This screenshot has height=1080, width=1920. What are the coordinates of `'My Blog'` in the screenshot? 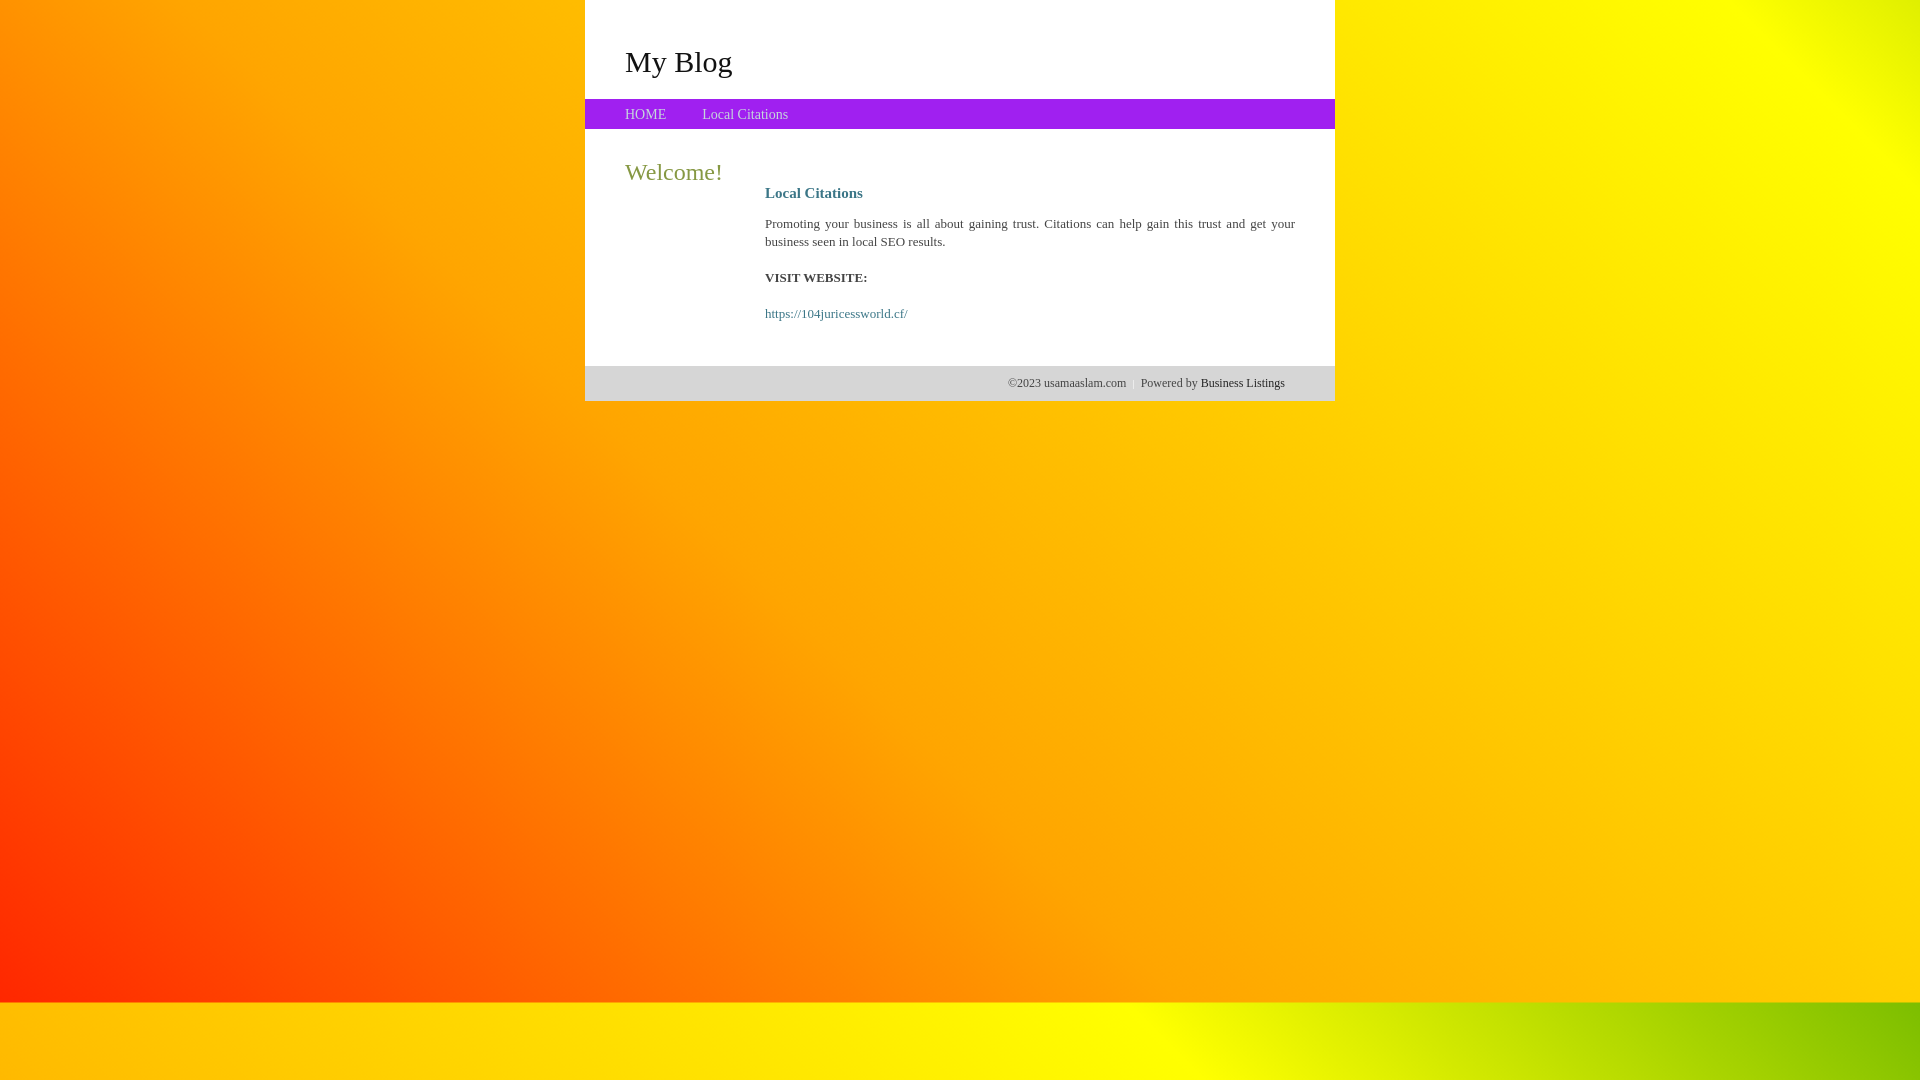 It's located at (678, 60).